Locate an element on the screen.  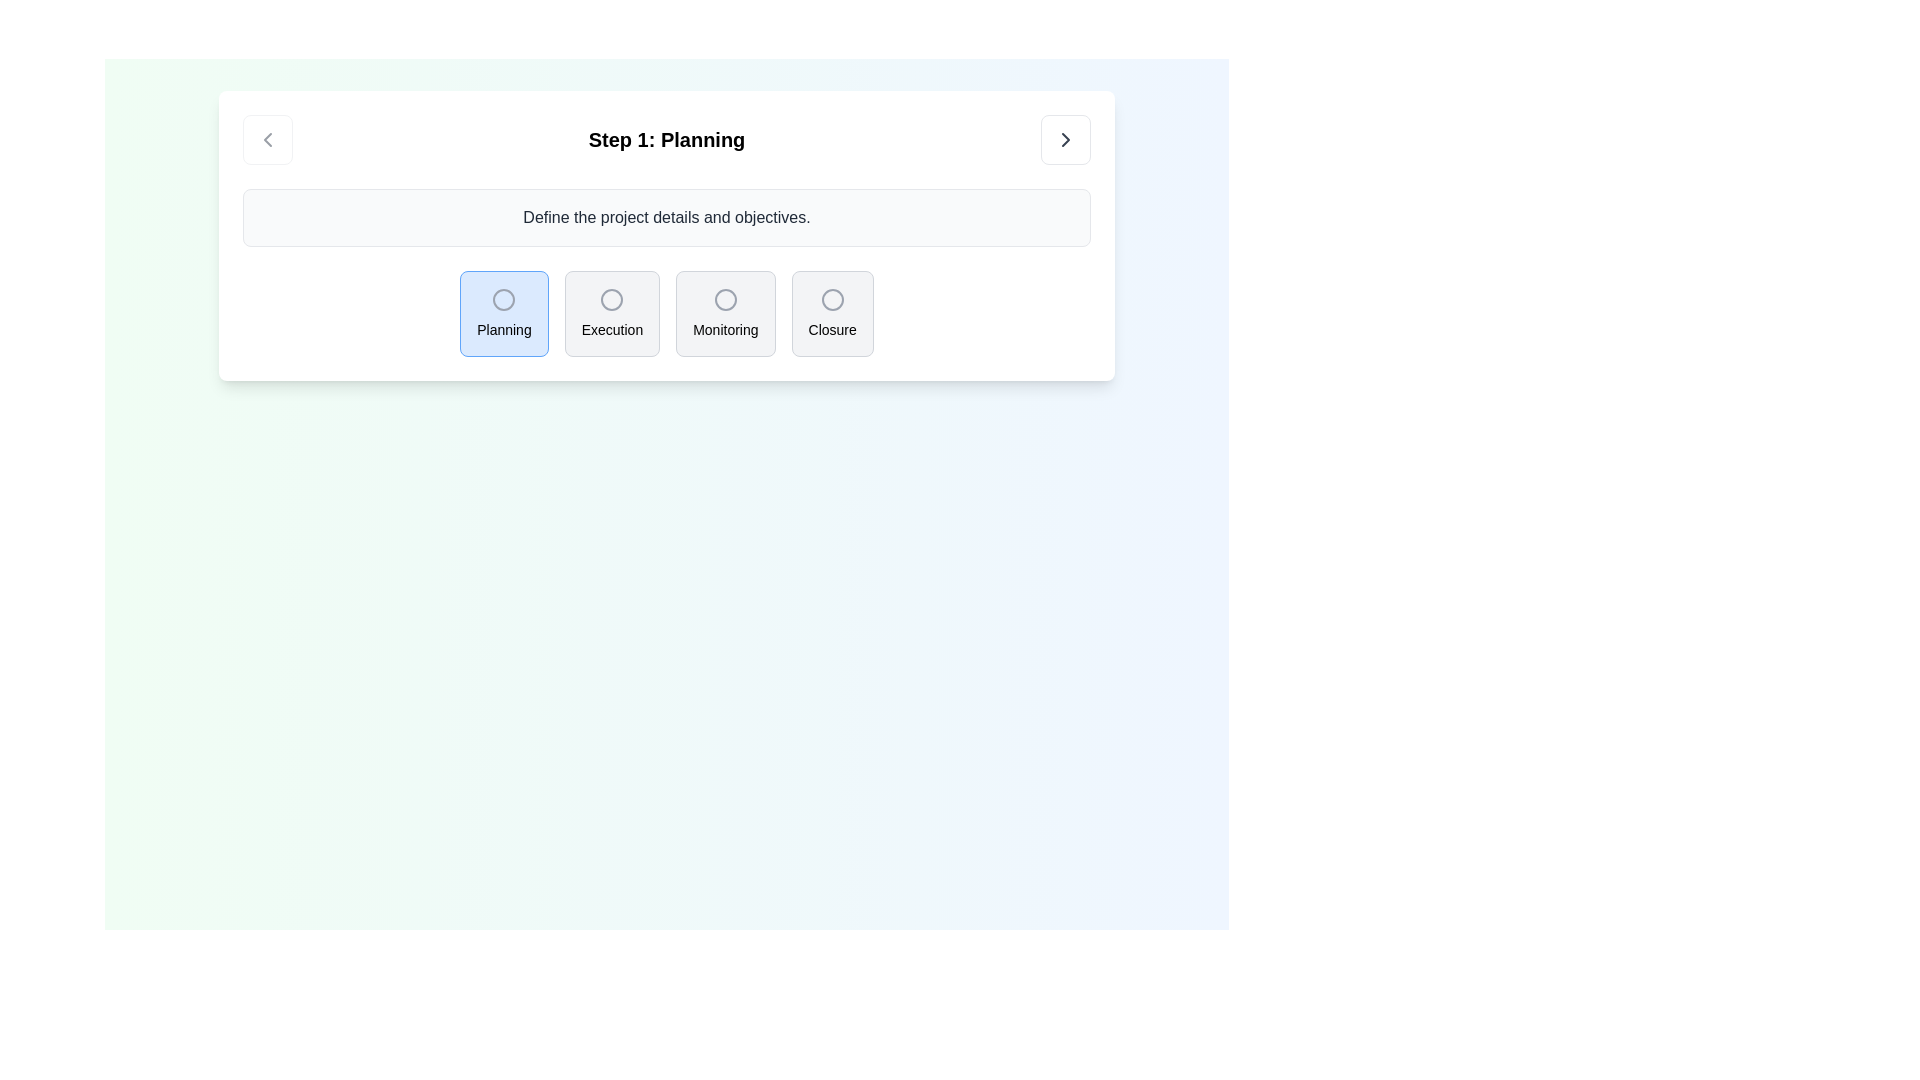
the navigation button located in the header section to the far right of 'Step 1: Planning', which features a right-pointing chevron icon, to trigger hover effects is located at coordinates (1064, 138).